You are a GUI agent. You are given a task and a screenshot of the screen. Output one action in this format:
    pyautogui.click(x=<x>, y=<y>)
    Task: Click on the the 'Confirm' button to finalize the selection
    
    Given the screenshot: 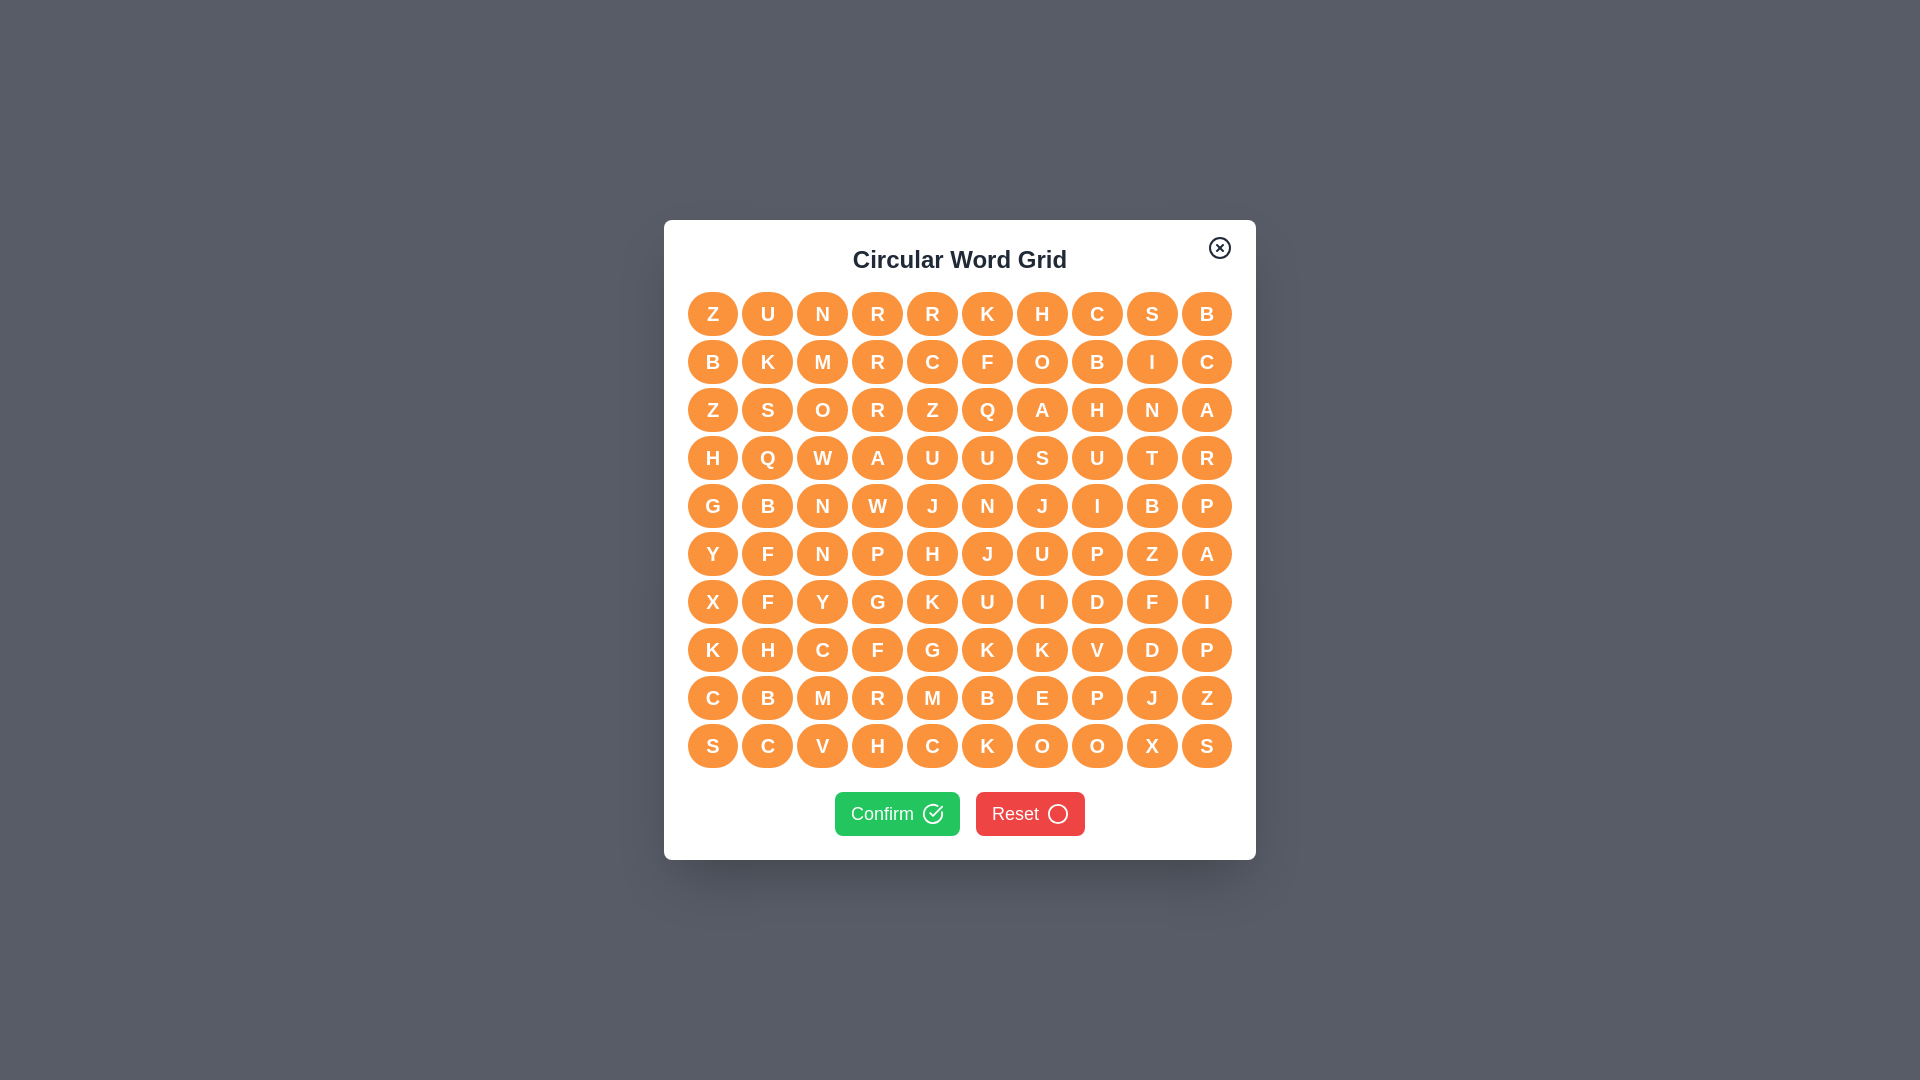 What is the action you would take?
    pyautogui.click(x=896, y=813)
    